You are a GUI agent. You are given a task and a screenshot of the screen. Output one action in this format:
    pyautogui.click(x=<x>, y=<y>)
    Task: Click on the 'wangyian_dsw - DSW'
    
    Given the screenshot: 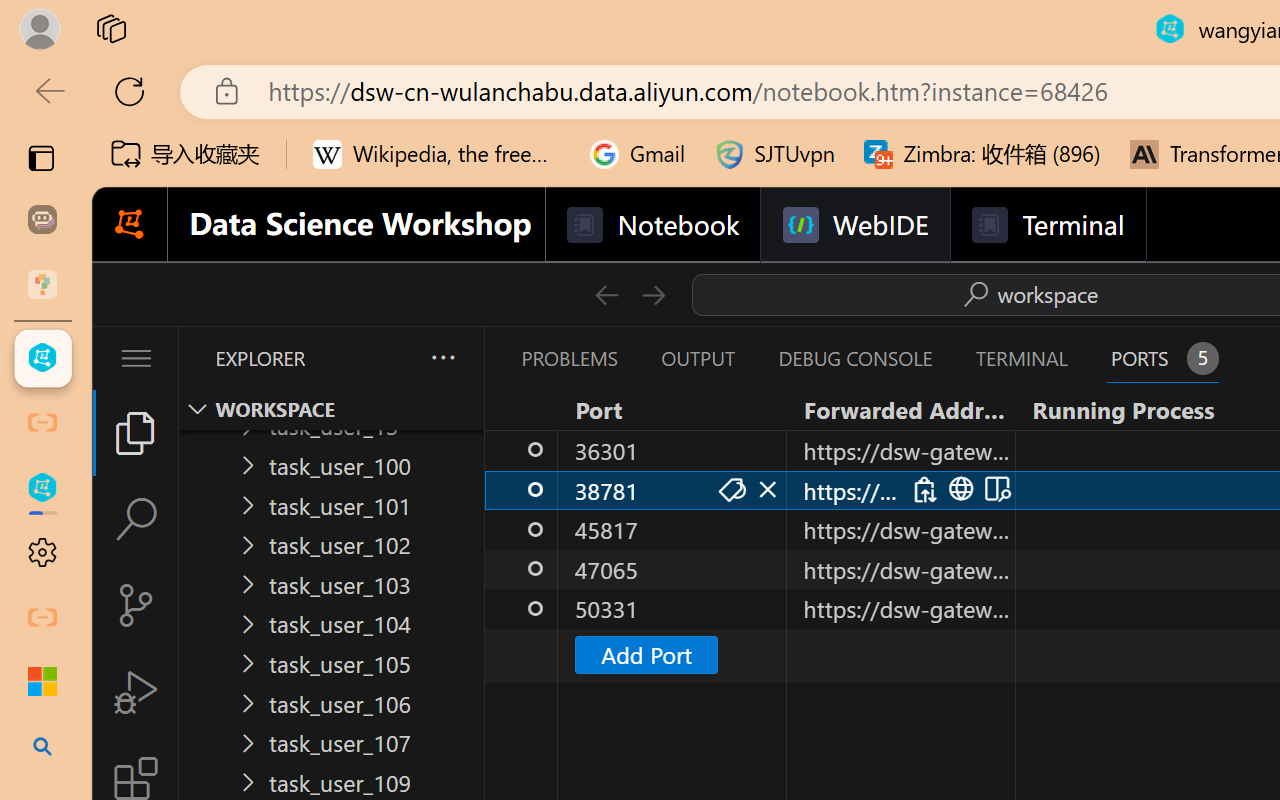 What is the action you would take?
    pyautogui.click(x=42, y=358)
    